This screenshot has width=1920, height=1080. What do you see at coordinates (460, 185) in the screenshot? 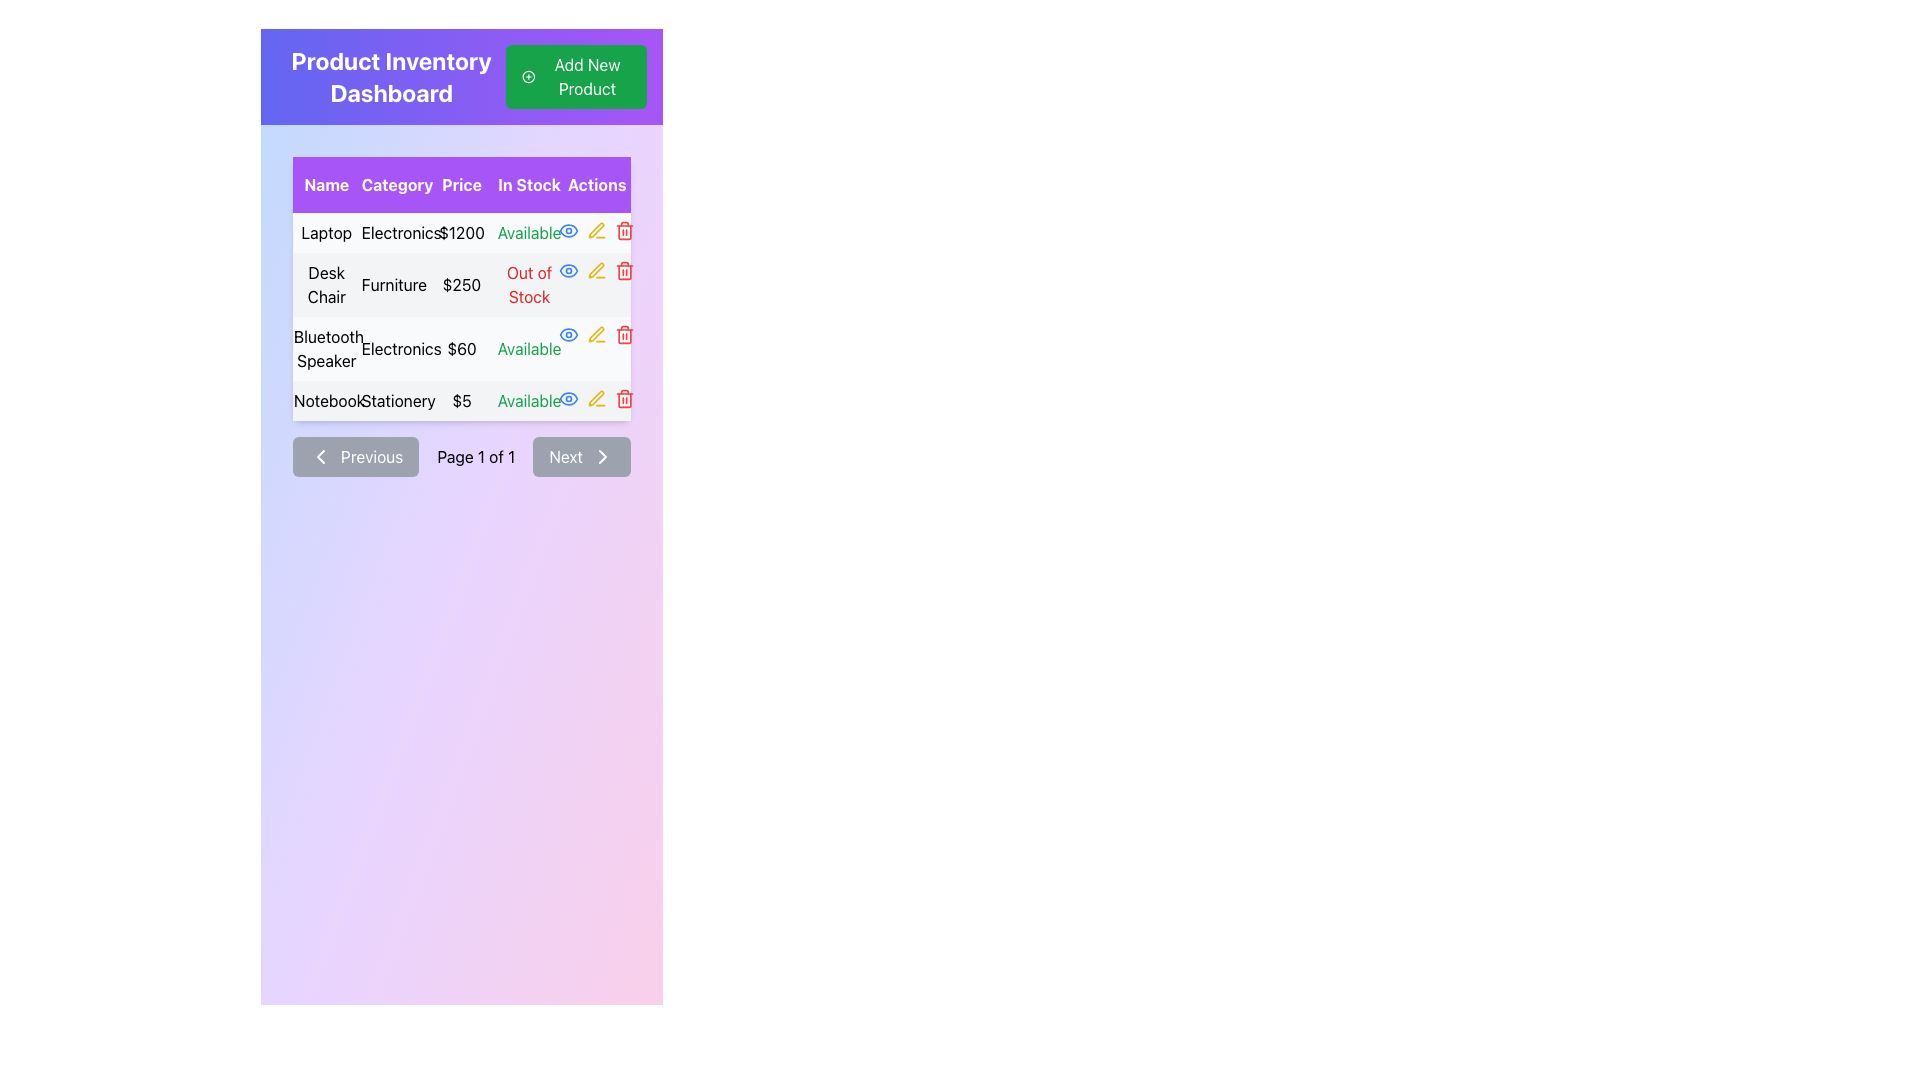
I see `the 'Price' header text label in the table, which is located between the 'Category' and 'In Stock' headers` at bounding box center [460, 185].